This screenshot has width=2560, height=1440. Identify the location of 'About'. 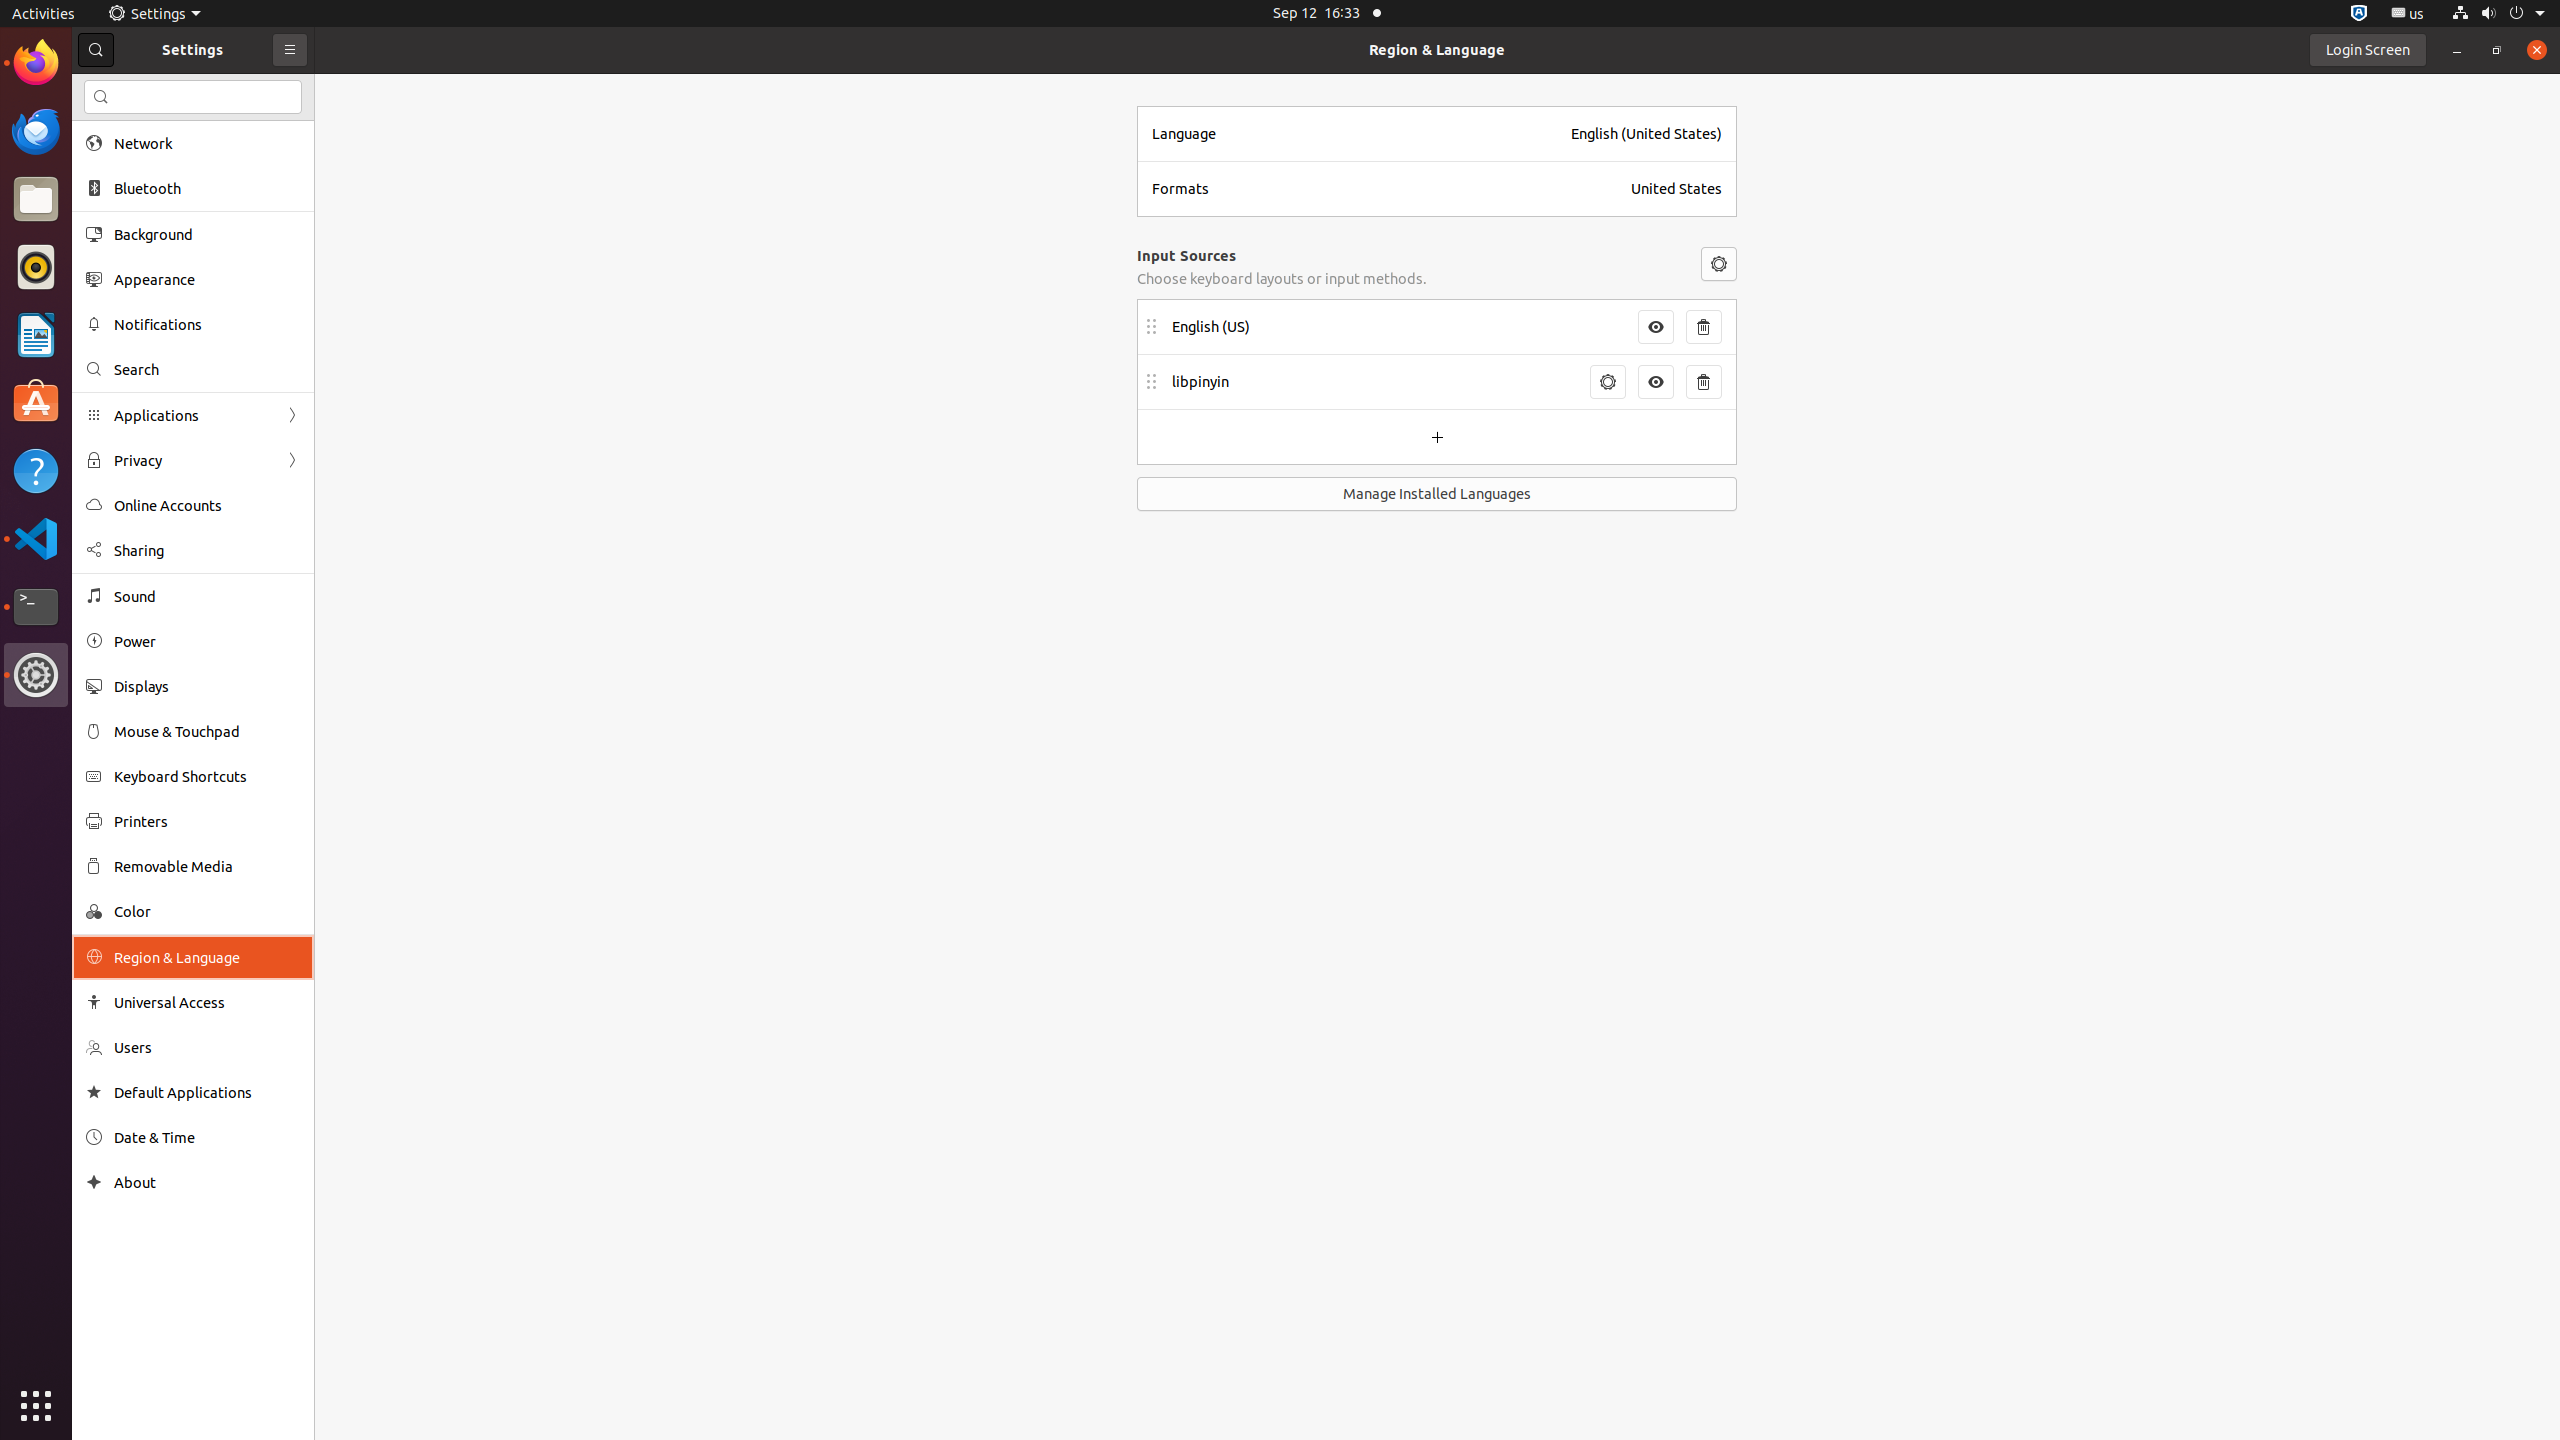
(93, 1182).